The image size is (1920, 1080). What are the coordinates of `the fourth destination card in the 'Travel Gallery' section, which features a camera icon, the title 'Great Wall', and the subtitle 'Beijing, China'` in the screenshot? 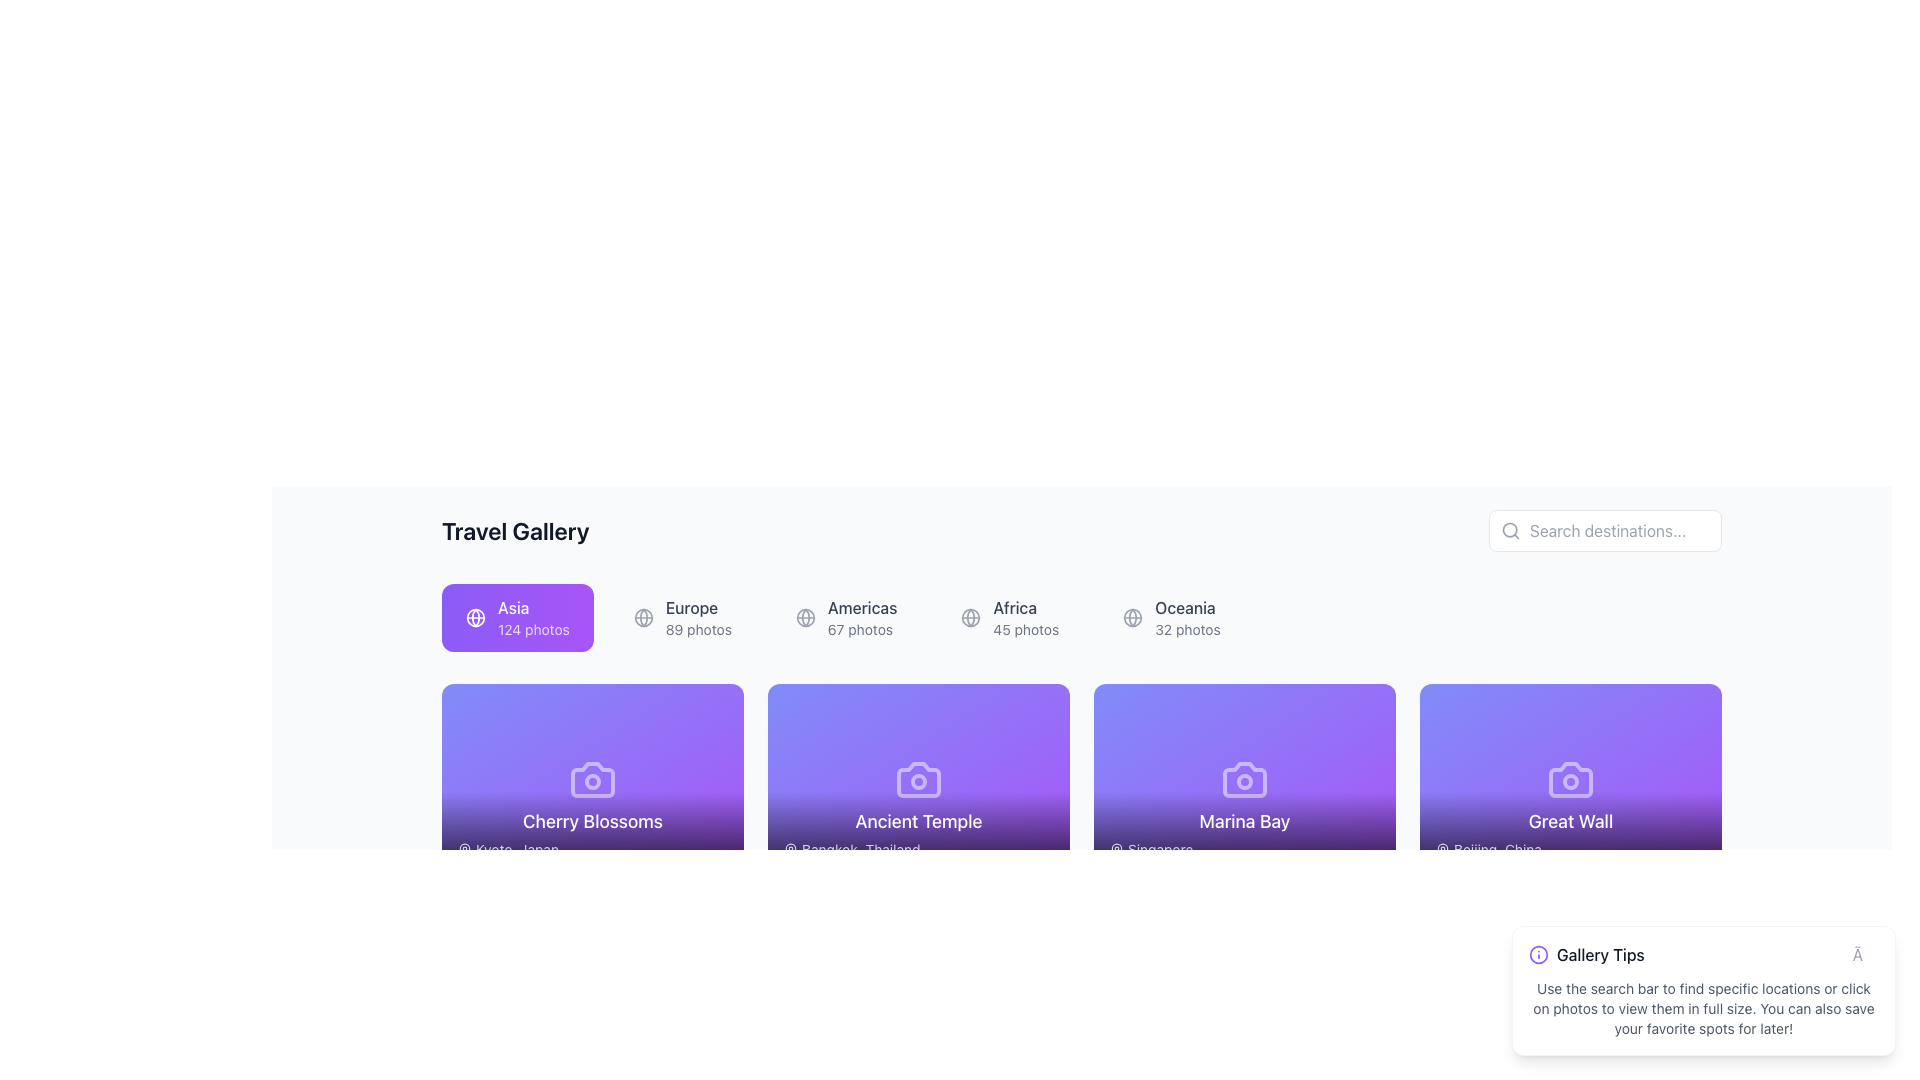 It's located at (1569, 778).